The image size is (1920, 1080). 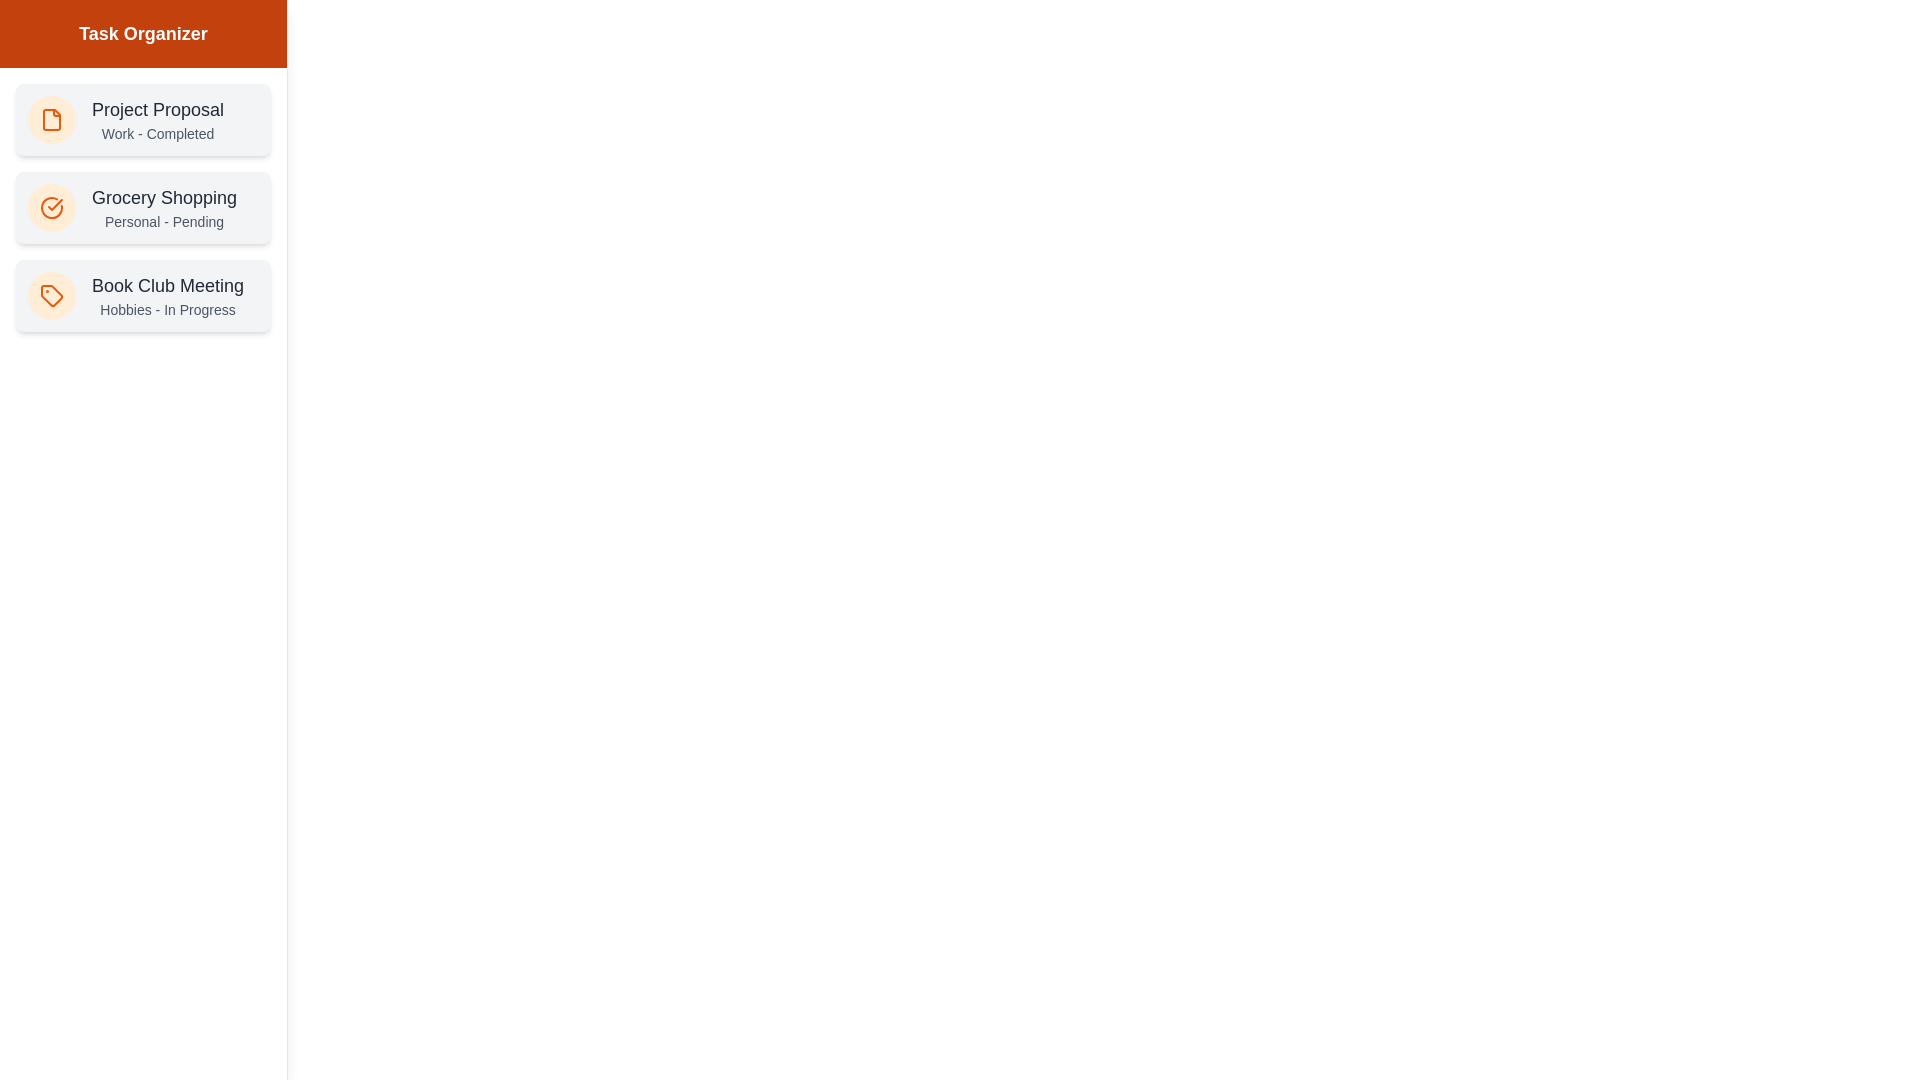 I want to click on the toggle button at the top-left to toggle the drawer, so click(x=43, y=43).